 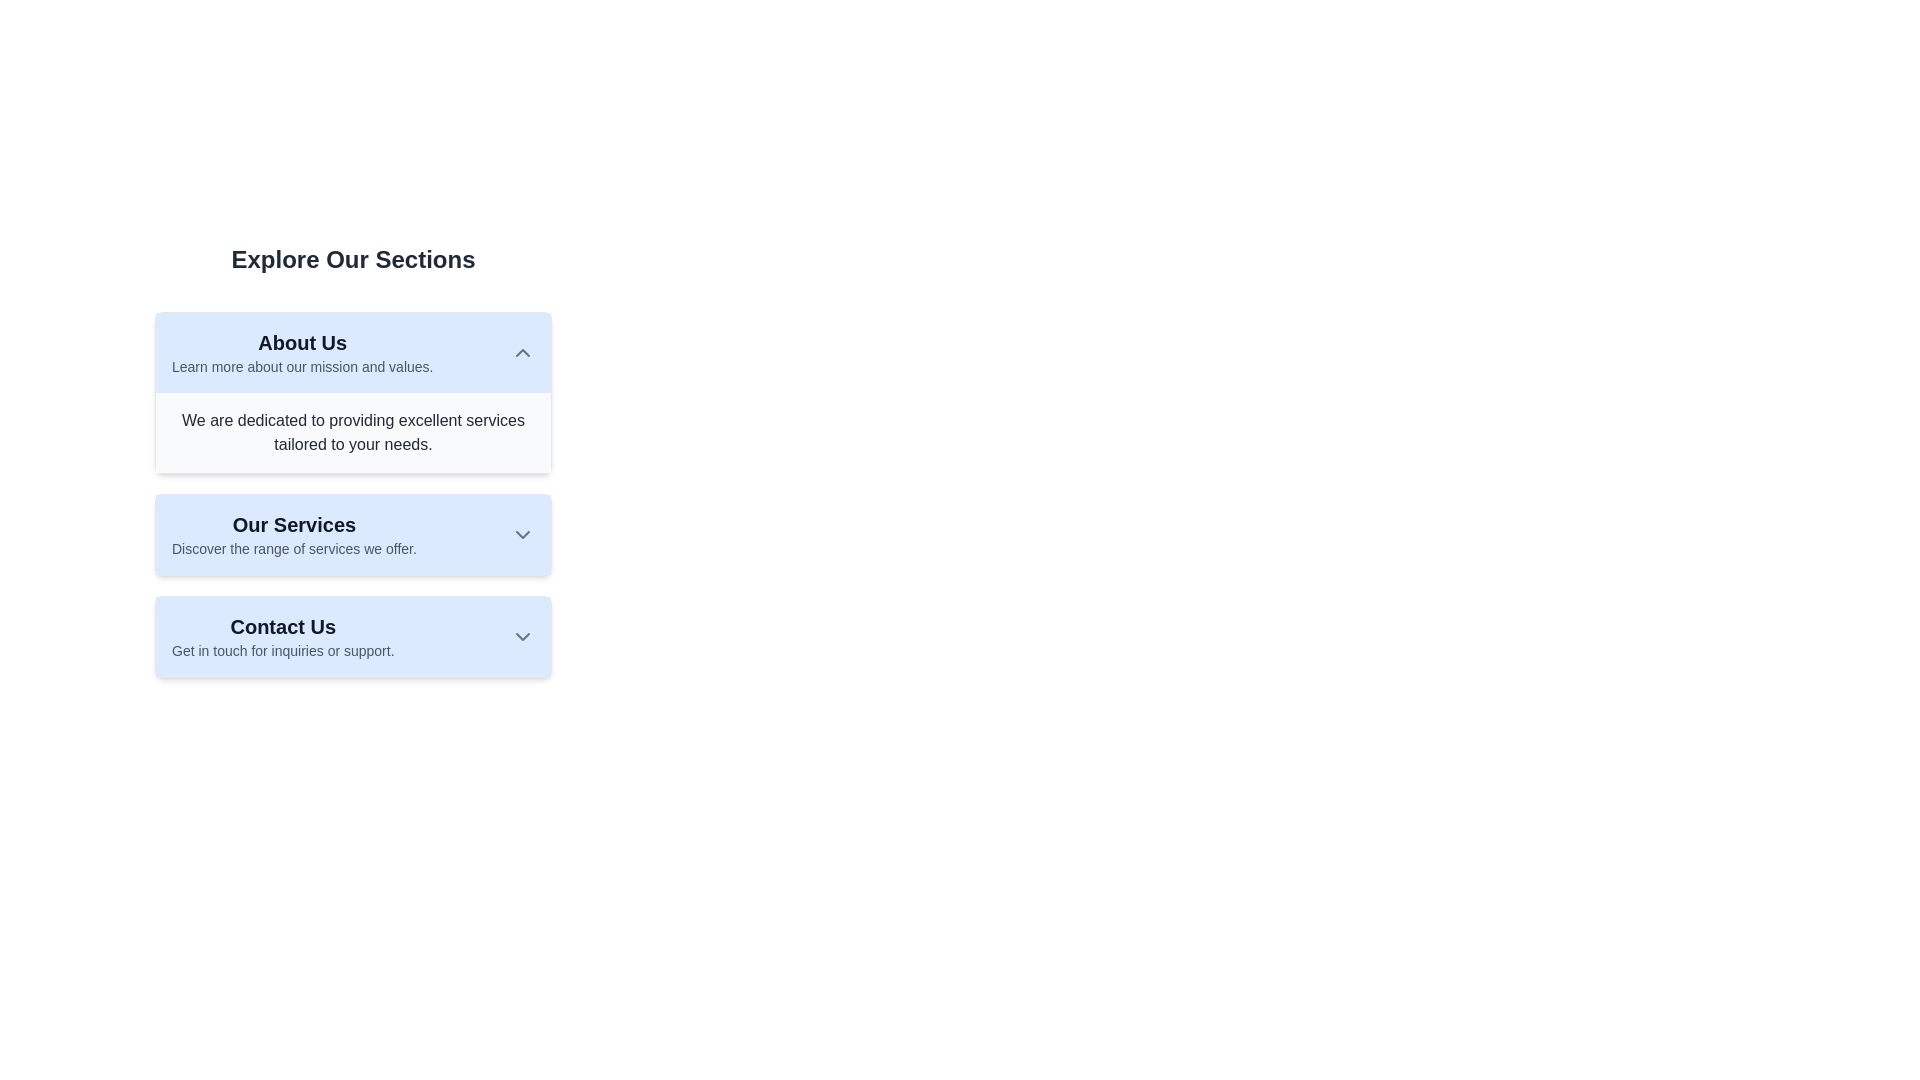 I want to click on the 'Our Services' expandable section header, which is a rectangular button with a light blue background containing the text 'Our Services' and a chevron-down icon, so click(x=353, y=534).